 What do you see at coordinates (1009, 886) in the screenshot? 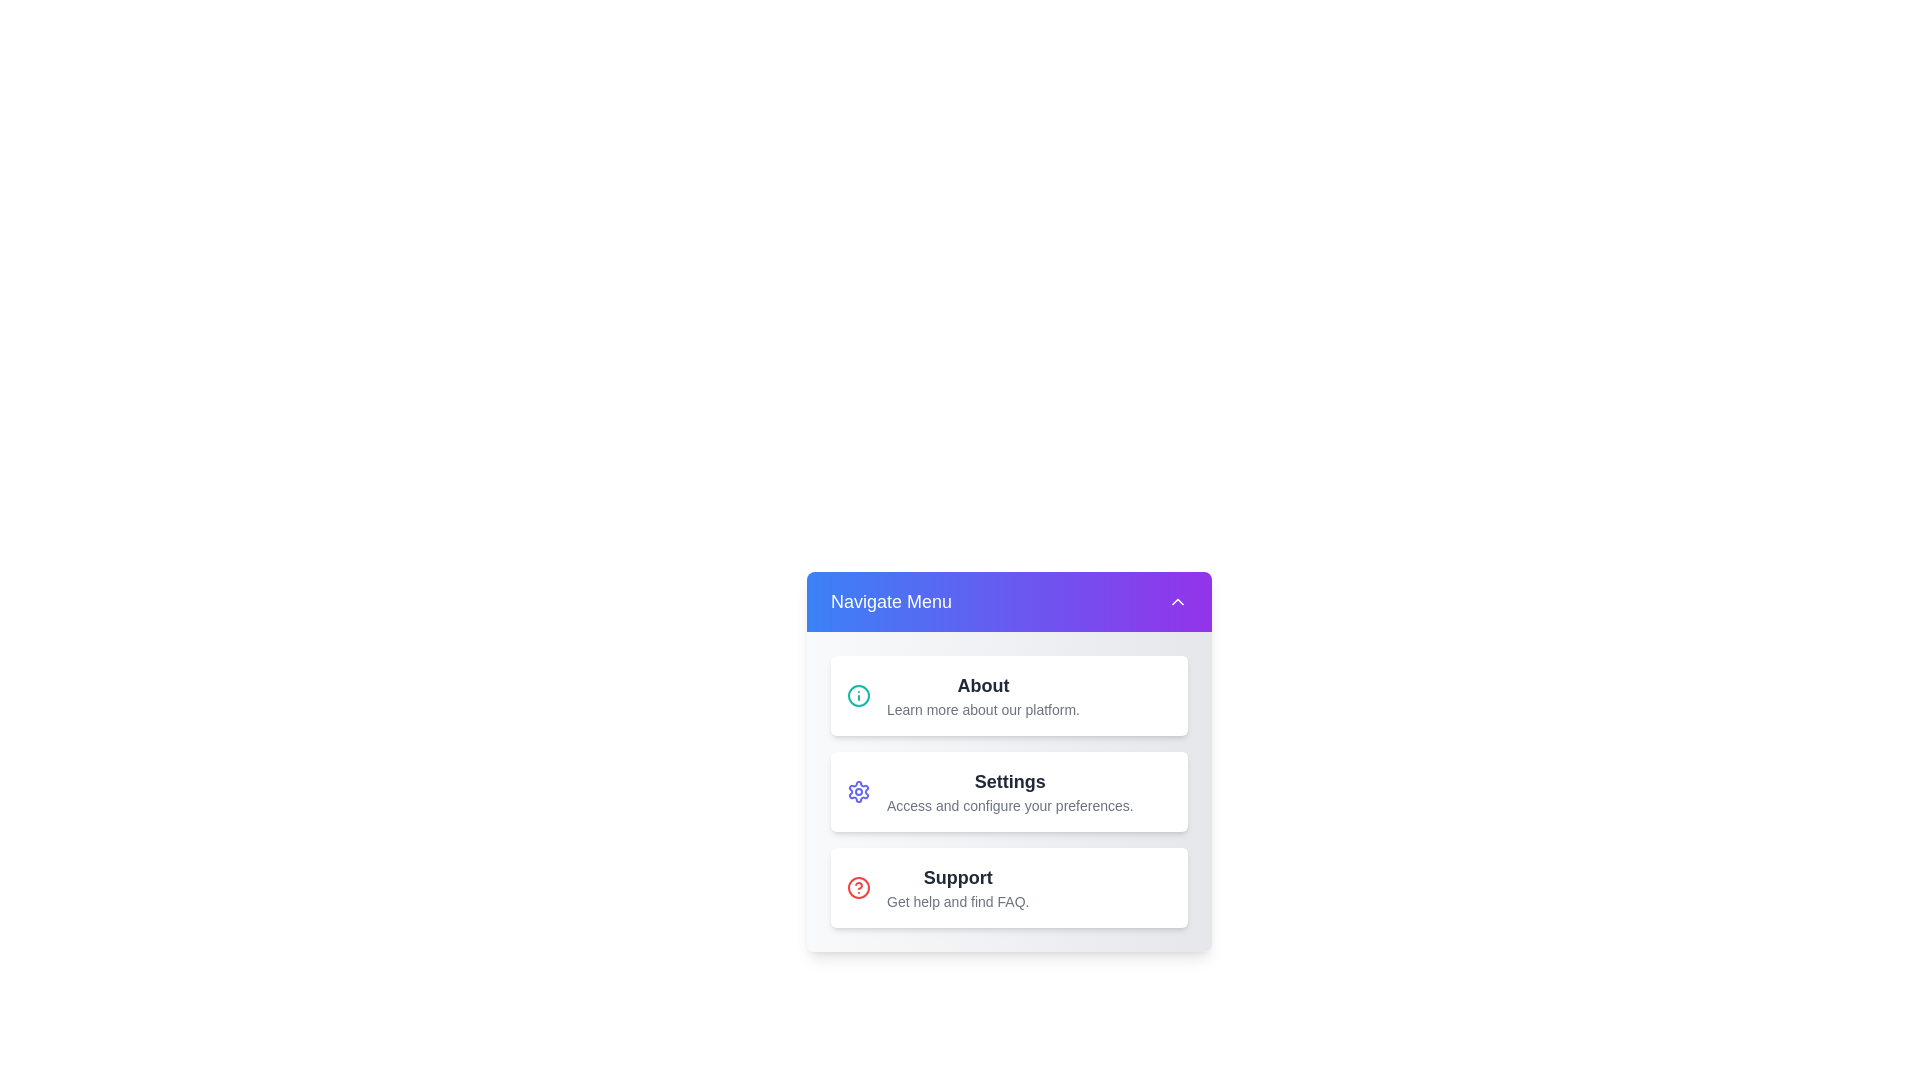
I see `the menu item Support to observe hover effects` at bounding box center [1009, 886].